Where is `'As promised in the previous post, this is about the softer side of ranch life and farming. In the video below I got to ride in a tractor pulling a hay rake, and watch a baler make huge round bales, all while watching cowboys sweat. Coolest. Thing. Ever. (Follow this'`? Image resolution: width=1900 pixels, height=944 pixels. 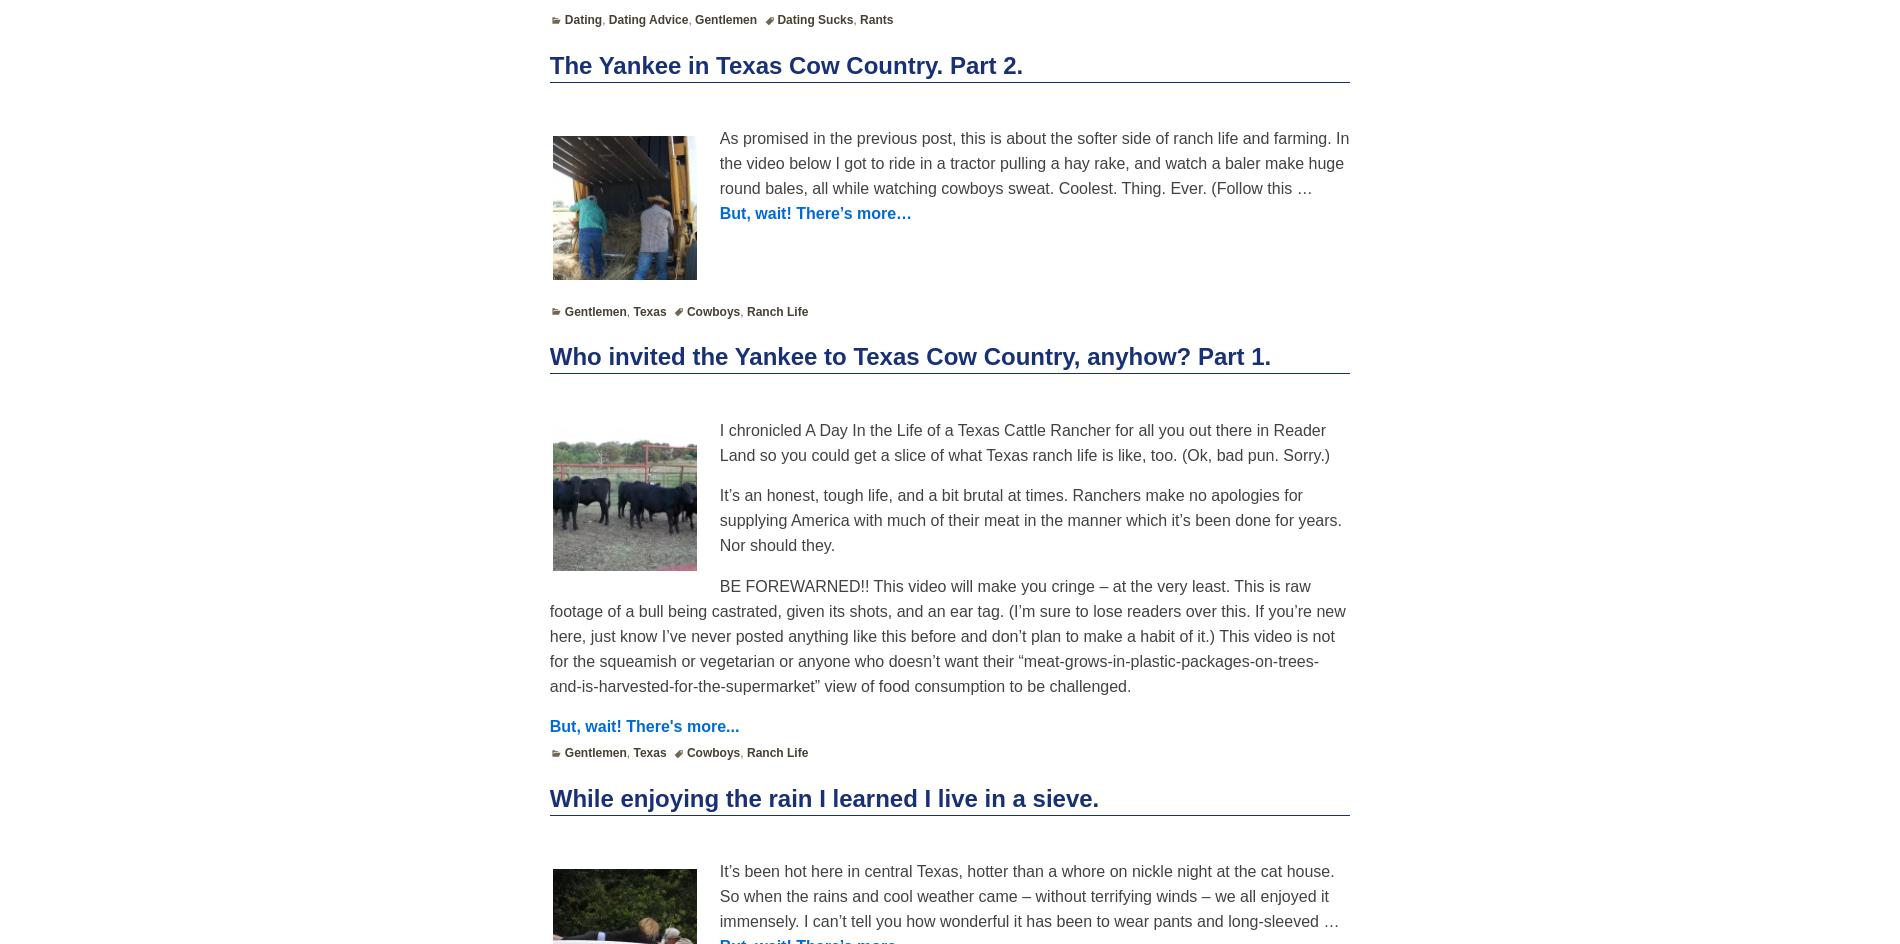 'As promised in the previous post, this is about the softer side of ranch life and farming. In the video below I got to ride in a tractor pulling a hay rake, and watch a baler make huge round bales, all while watching cowboys sweat. Coolest. Thing. Ever. (Follow this' is located at coordinates (1033, 163).